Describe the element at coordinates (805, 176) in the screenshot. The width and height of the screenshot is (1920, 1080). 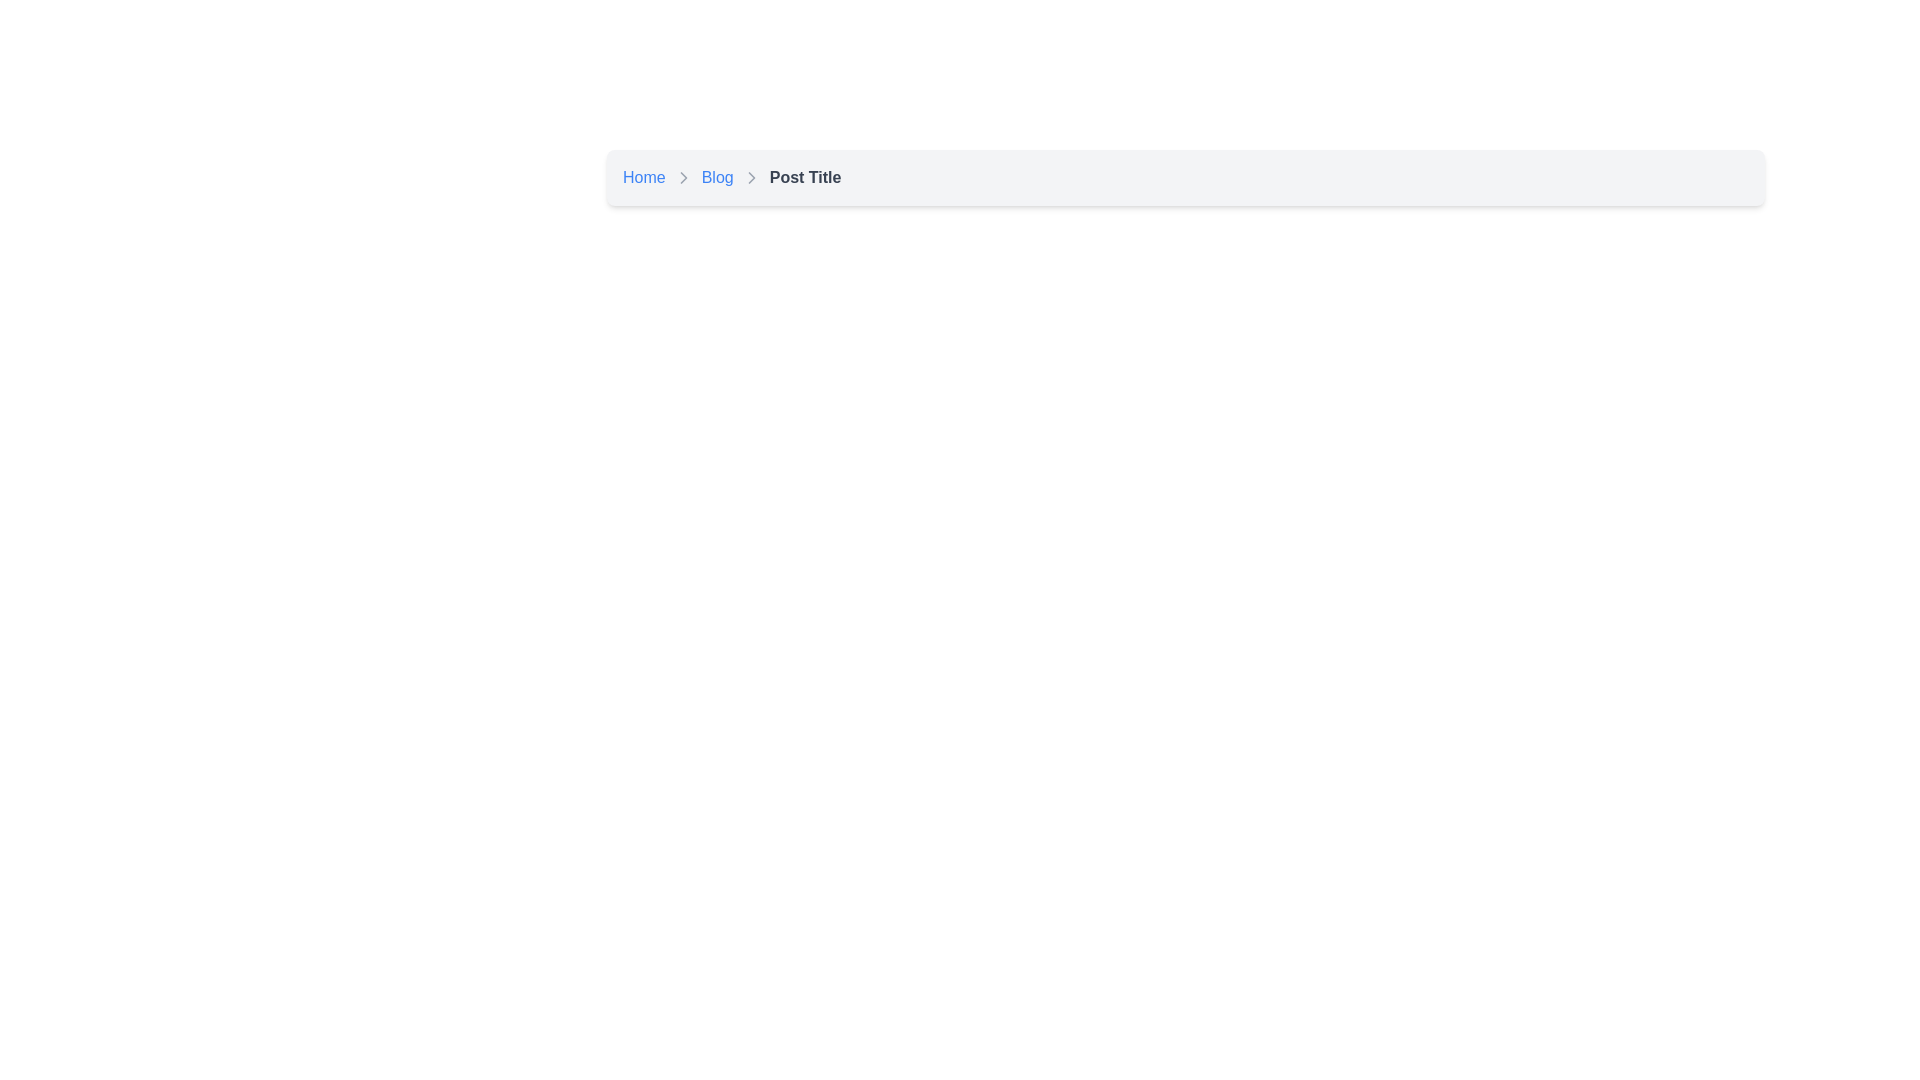
I see `the 'Post Title' text label, which is styled in gray font and bold, located in the breadcrumb navigation system as the last item` at that location.